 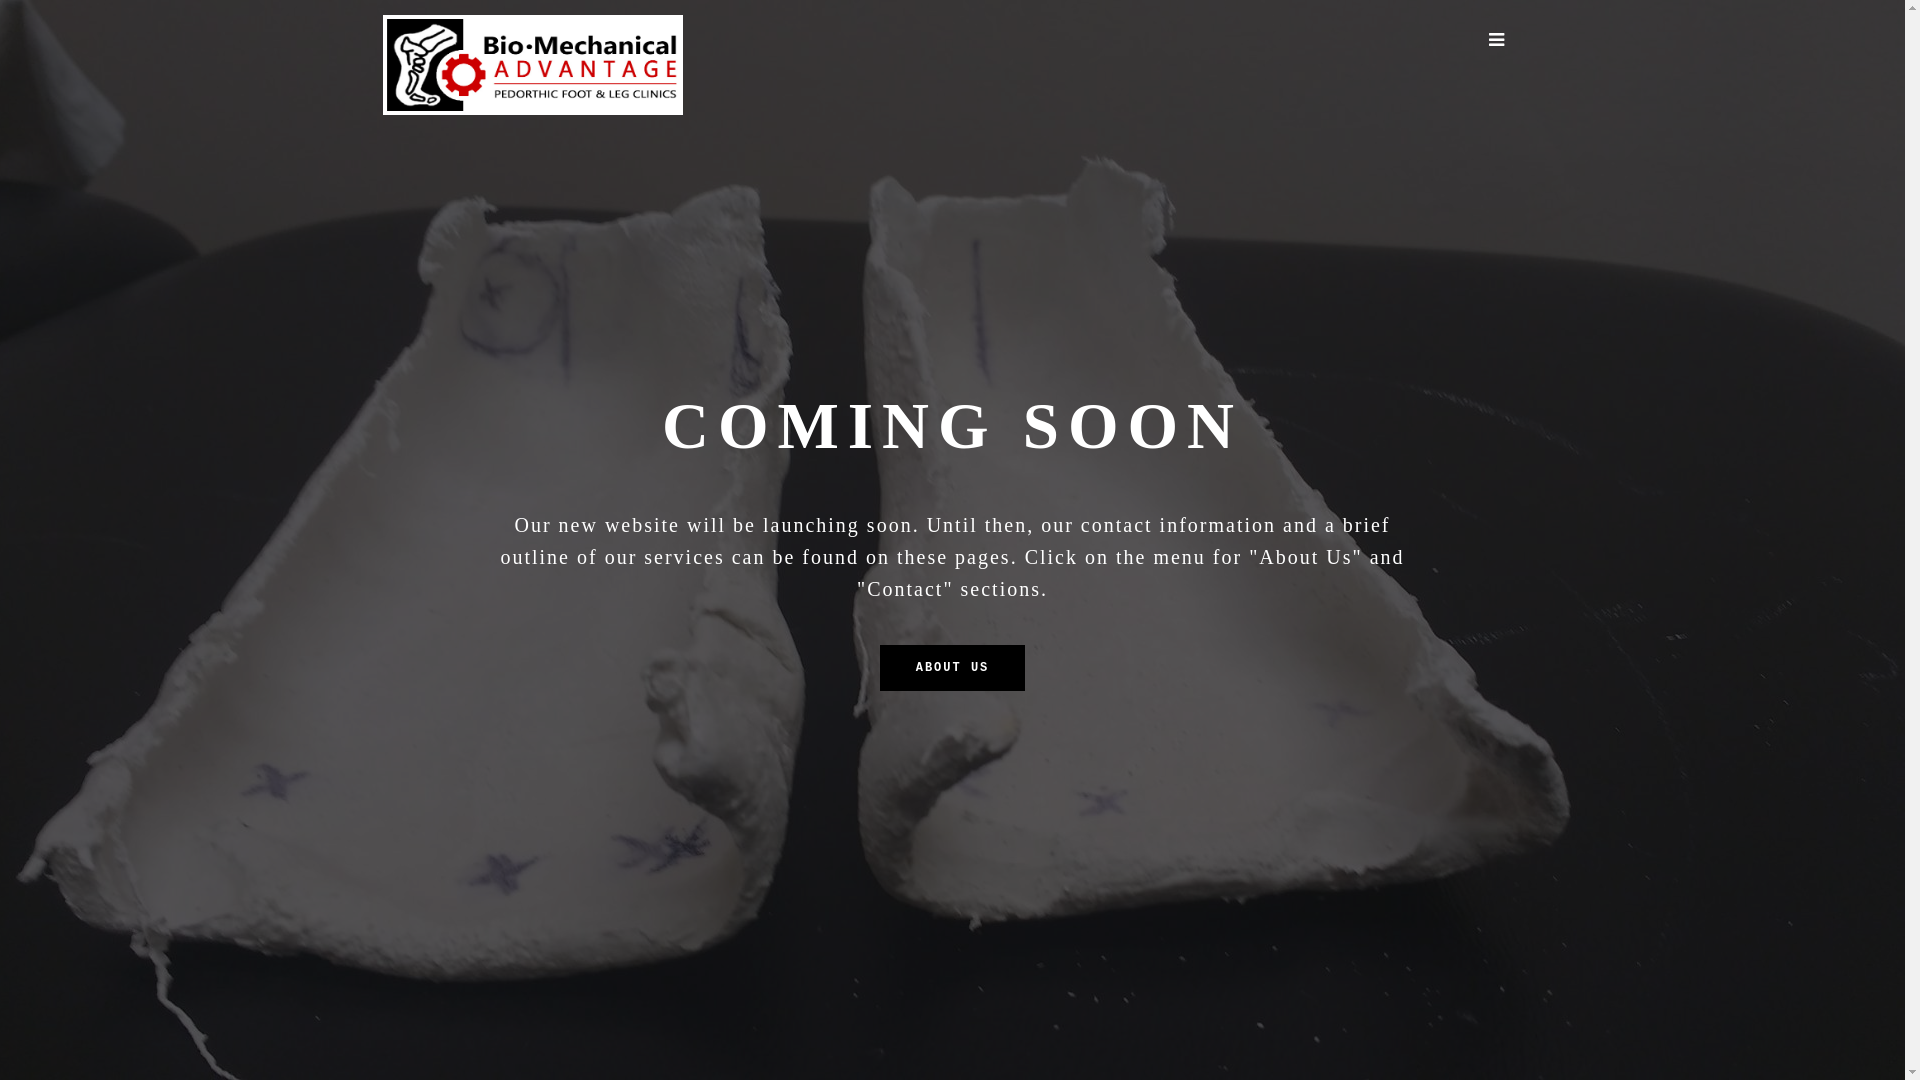 I want to click on 'ABOUT US', so click(x=952, y=667).